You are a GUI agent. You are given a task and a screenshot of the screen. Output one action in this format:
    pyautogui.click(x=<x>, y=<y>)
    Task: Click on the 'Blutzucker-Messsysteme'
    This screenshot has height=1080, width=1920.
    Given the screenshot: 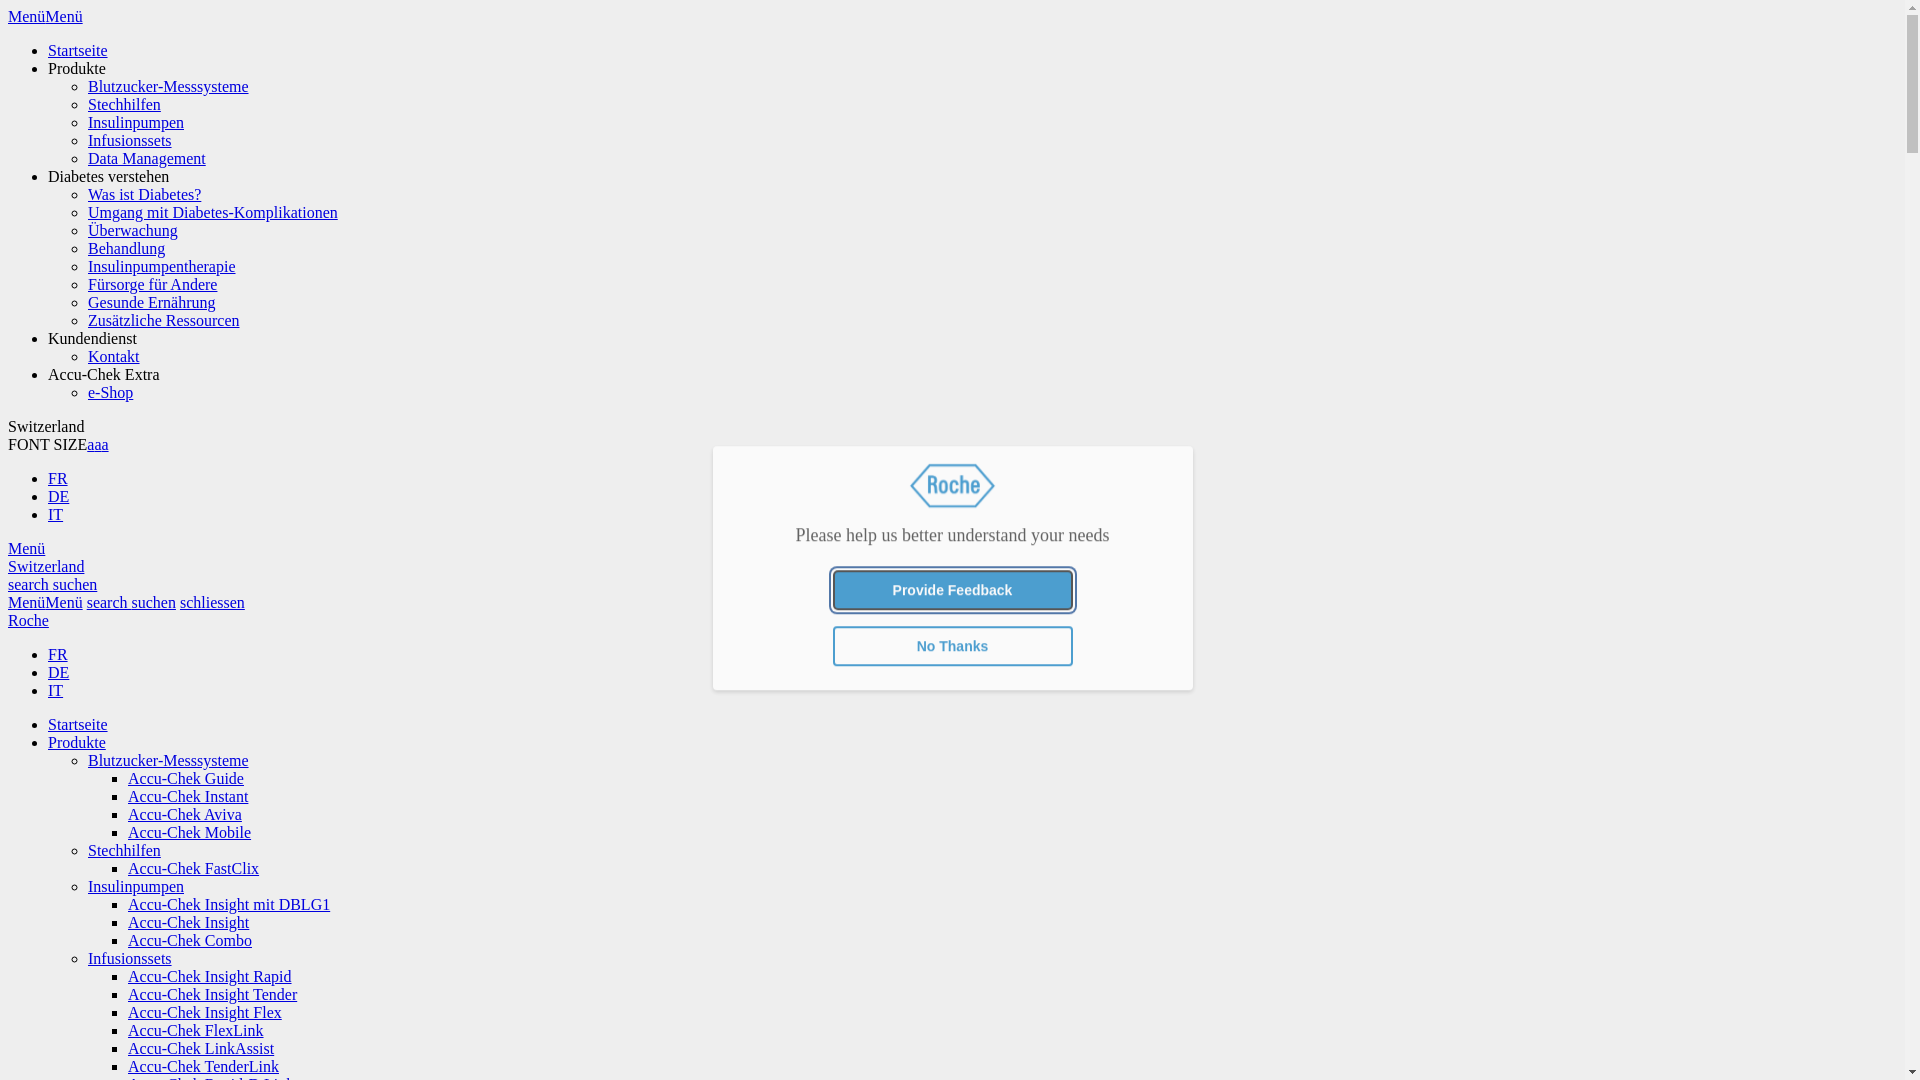 What is the action you would take?
    pyautogui.click(x=168, y=85)
    